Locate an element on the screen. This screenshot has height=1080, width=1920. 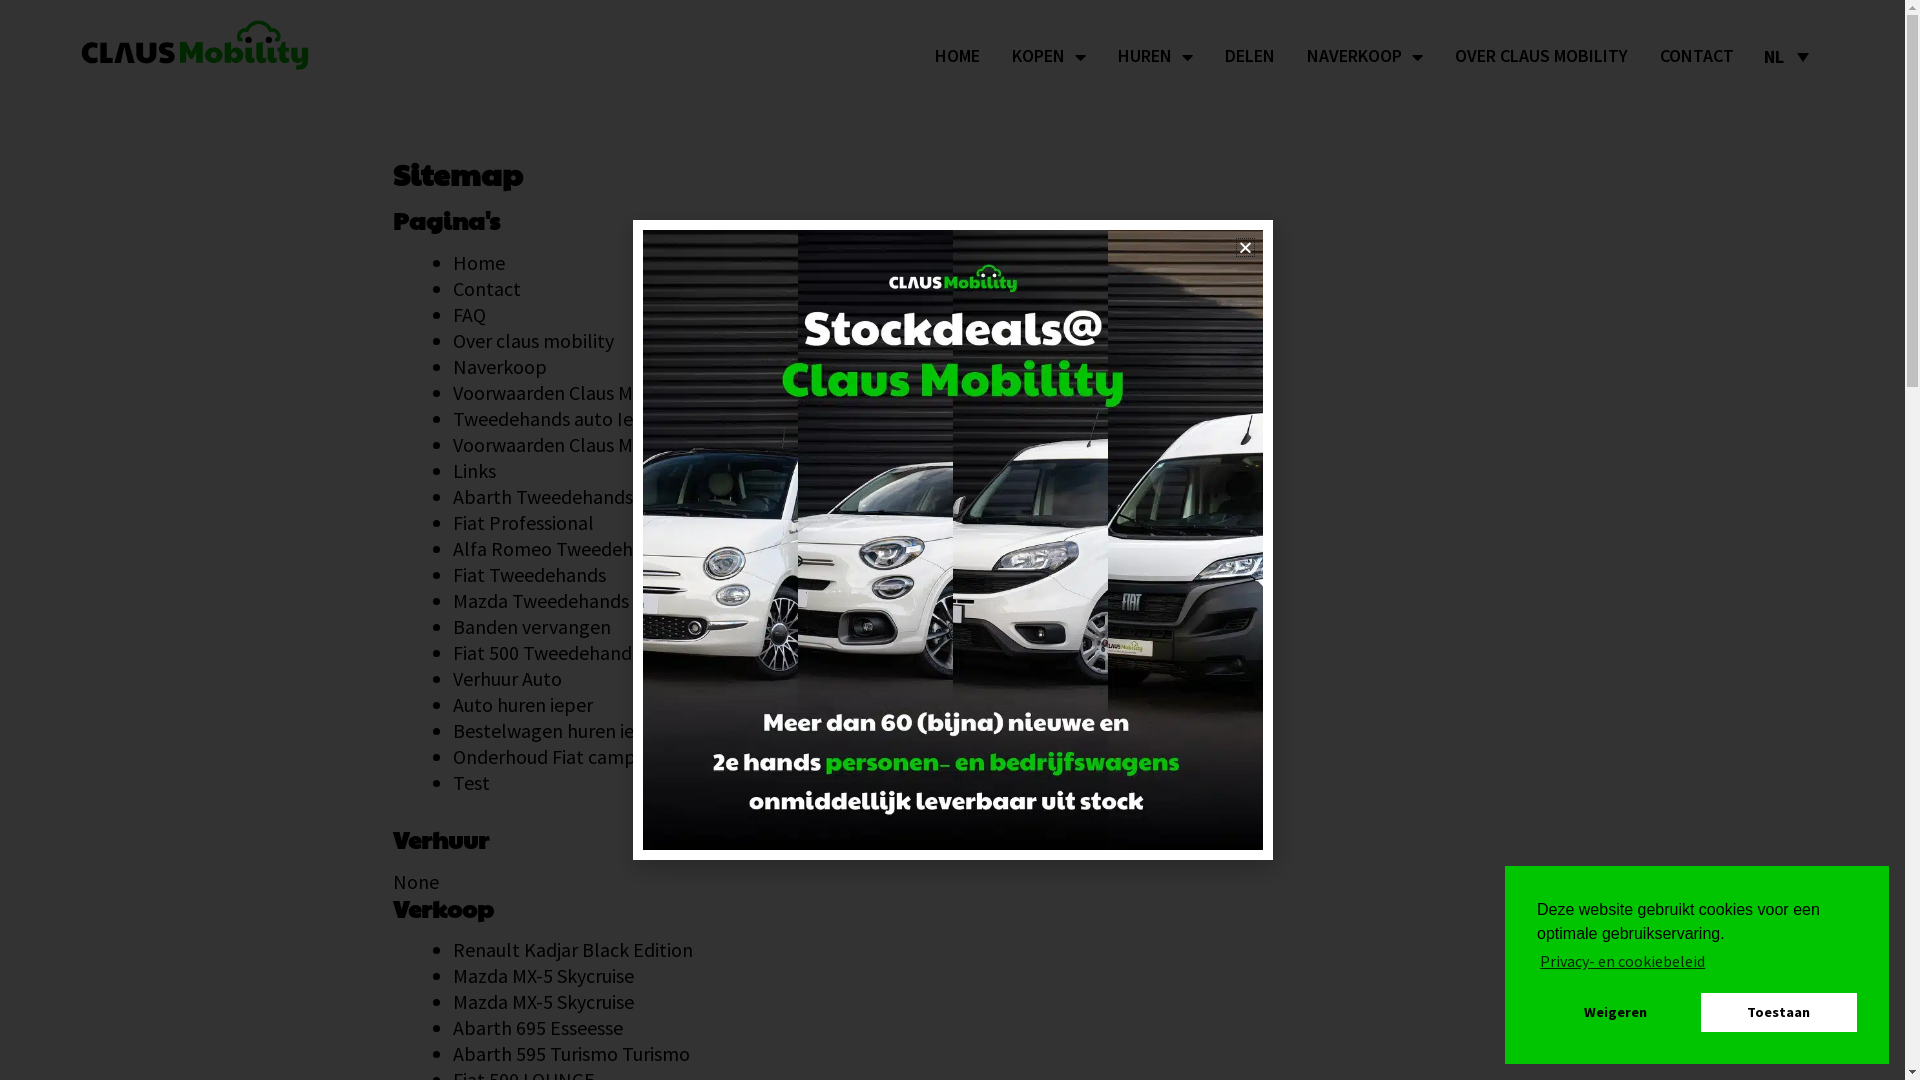
'Tweedehands auto Ieper' is located at coordinates (556, 417).